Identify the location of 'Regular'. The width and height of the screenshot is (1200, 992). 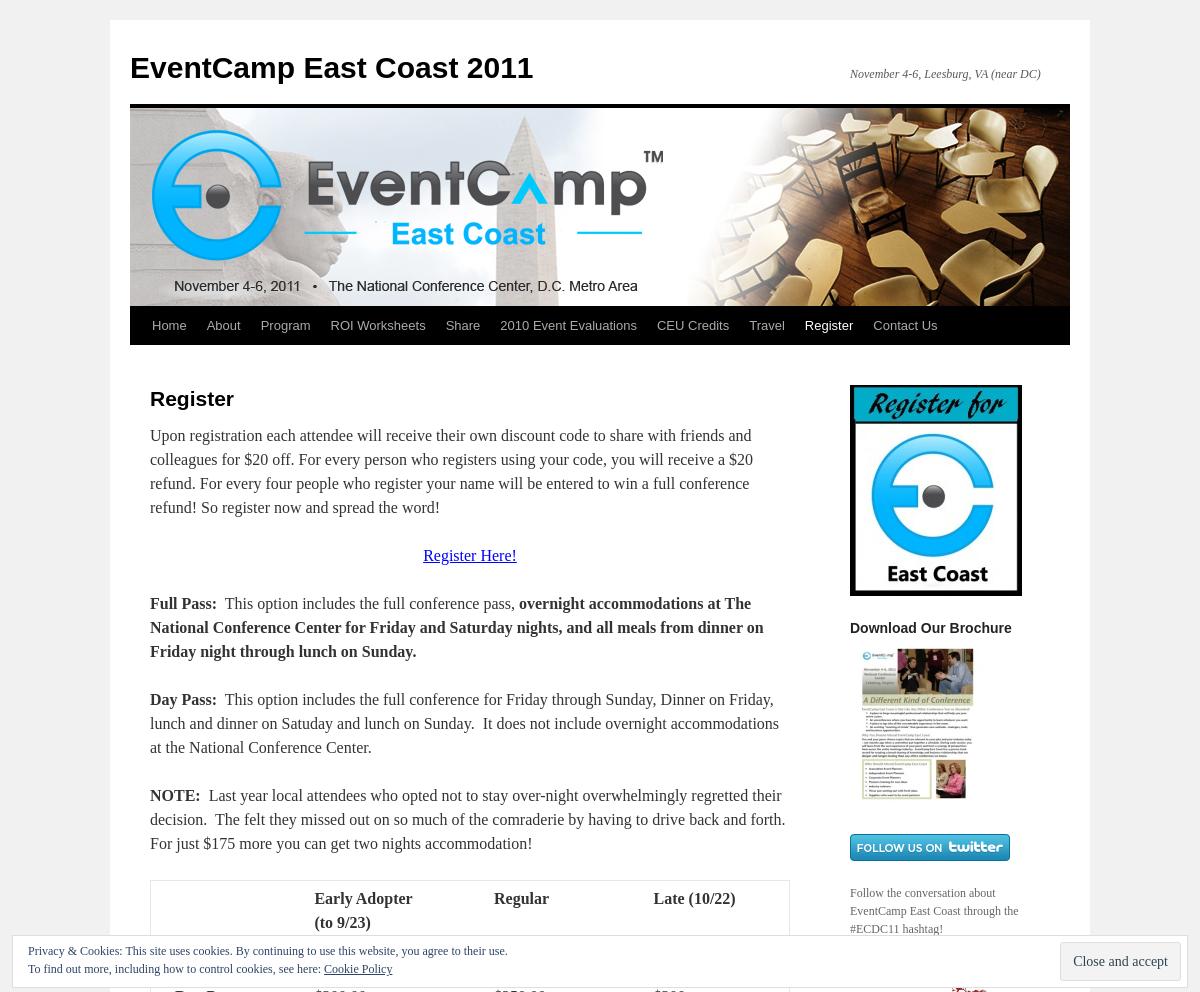
(491, 898).